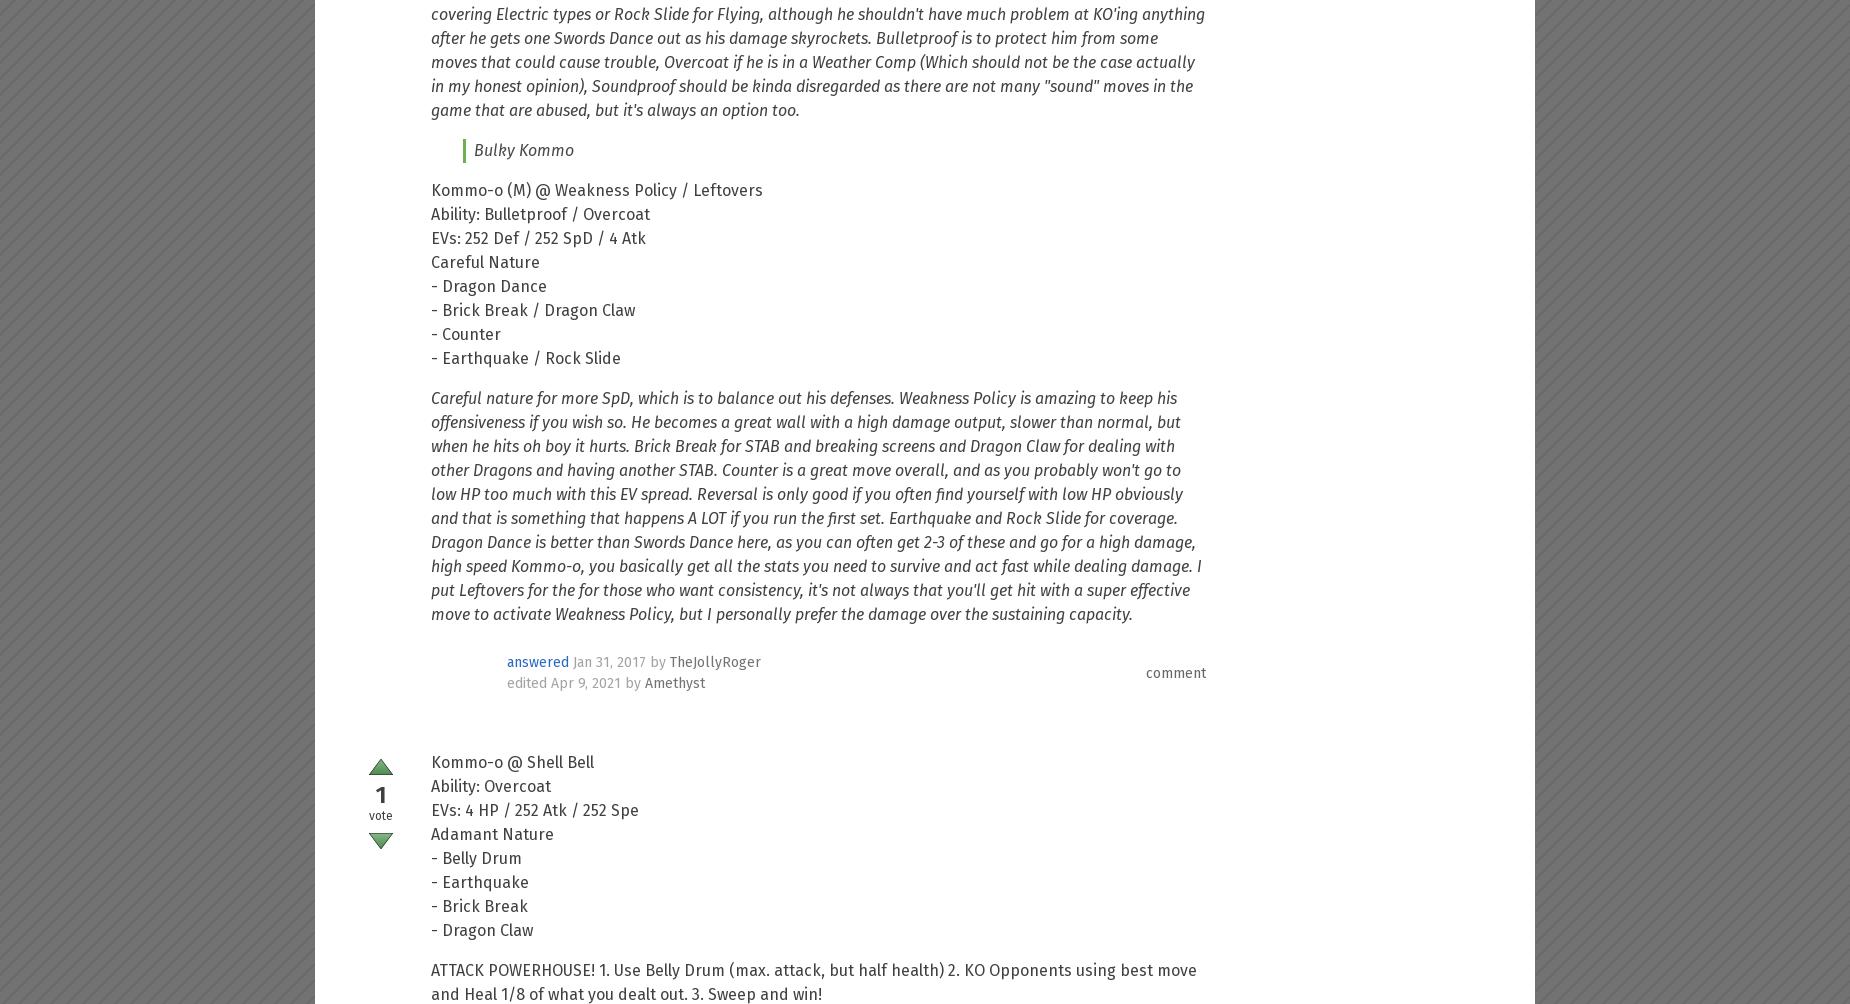 The height and width of the screenshot is (1004, 1850). Describe the element at coordinates (490, 786) in the screenshot. I see `'Ability: Overcoat'` at that location.